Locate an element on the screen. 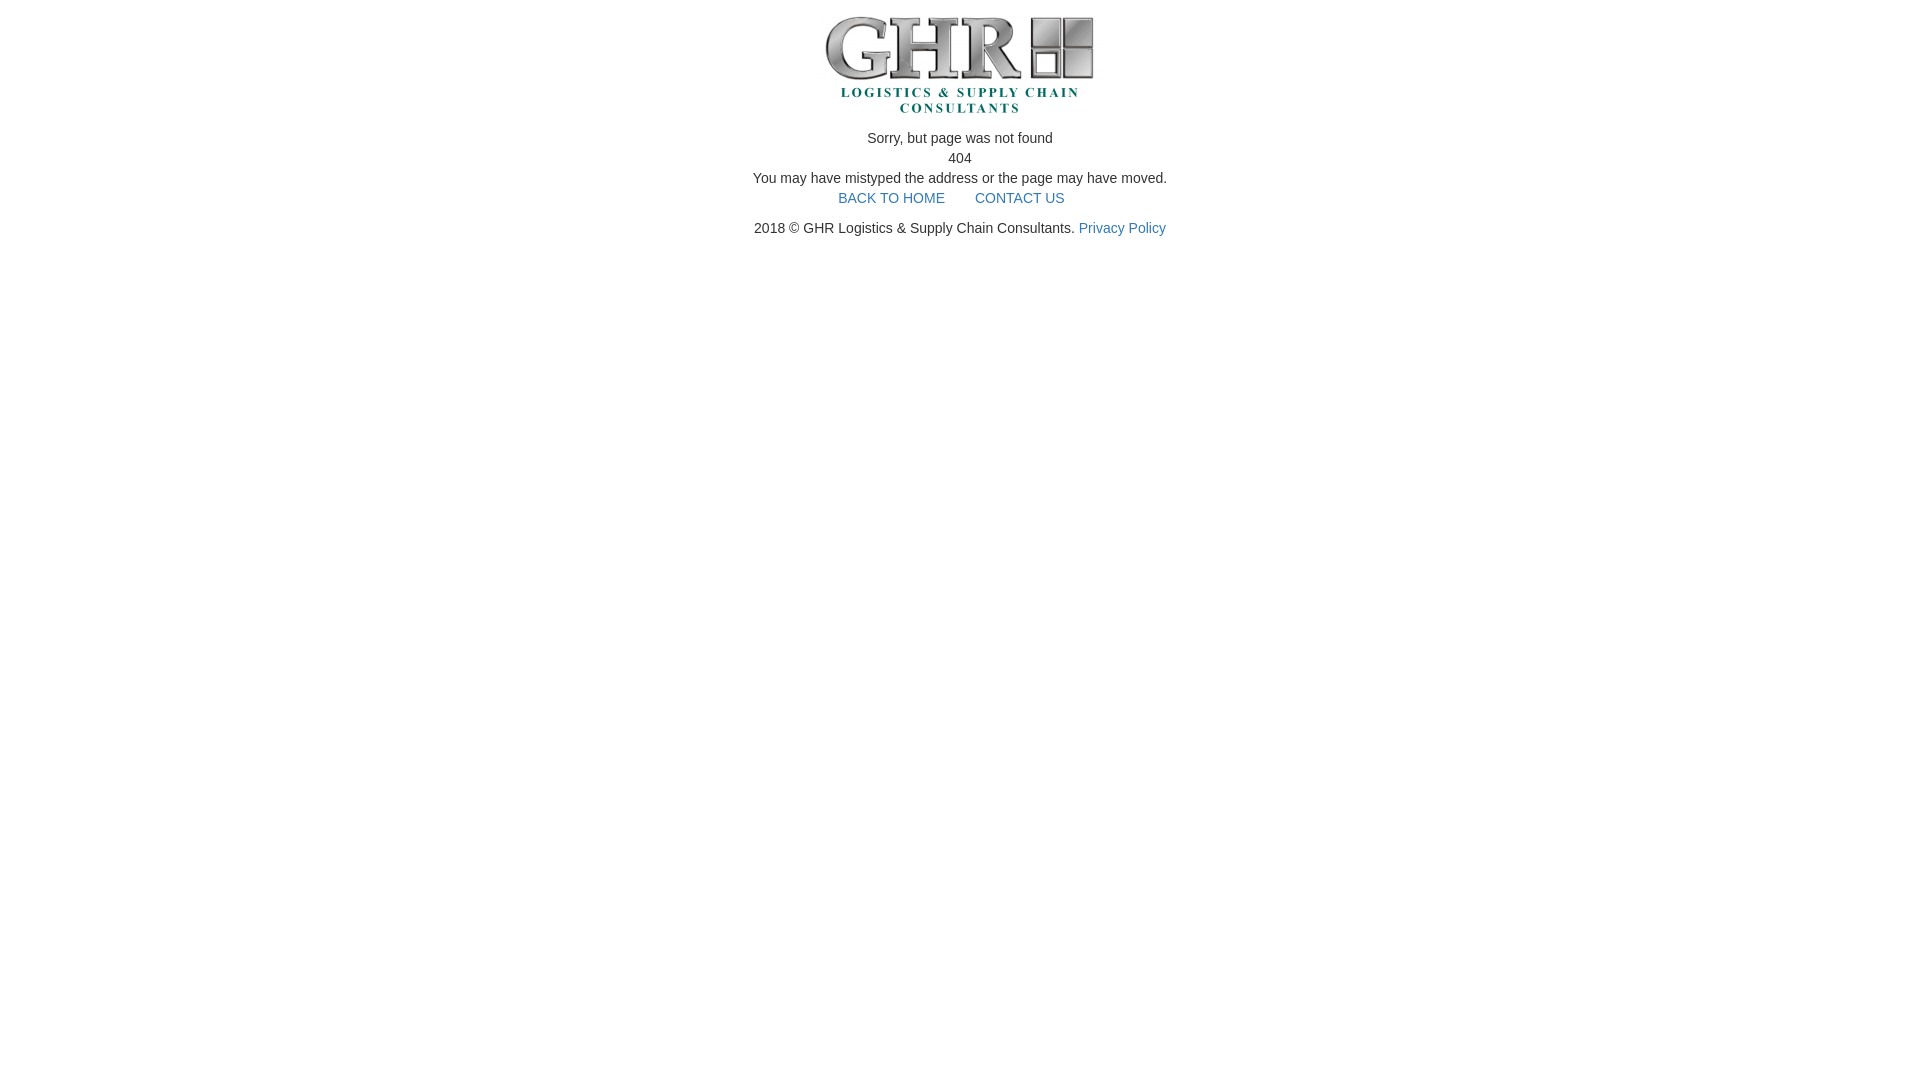 This screenshot has height=1080, width=1920. 'Privacy Policy' is located at coordinates (1078, 226).